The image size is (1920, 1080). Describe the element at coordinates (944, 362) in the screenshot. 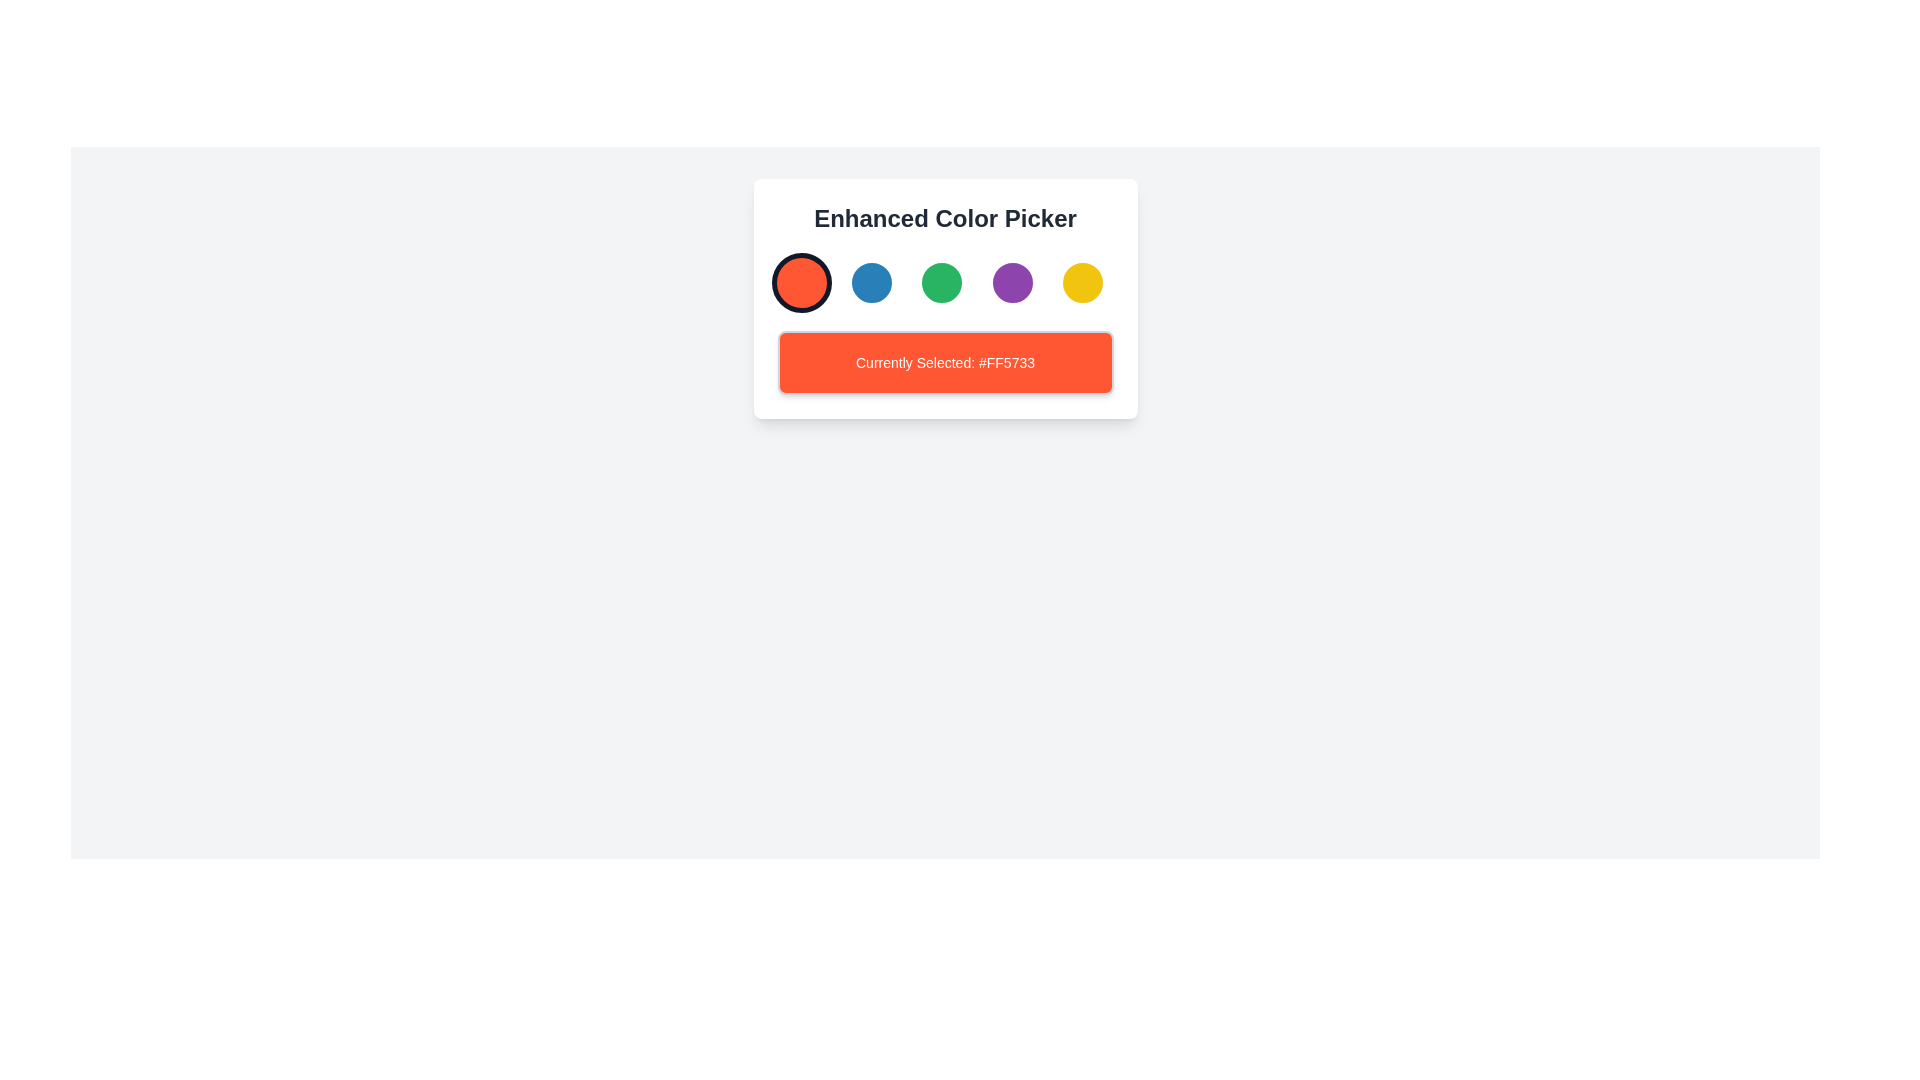

I see `text content displayed in the informational text label located at the bottom section of the rectangular card interface, which shows the currently selected color in textual and hexadecimal format` at that location.